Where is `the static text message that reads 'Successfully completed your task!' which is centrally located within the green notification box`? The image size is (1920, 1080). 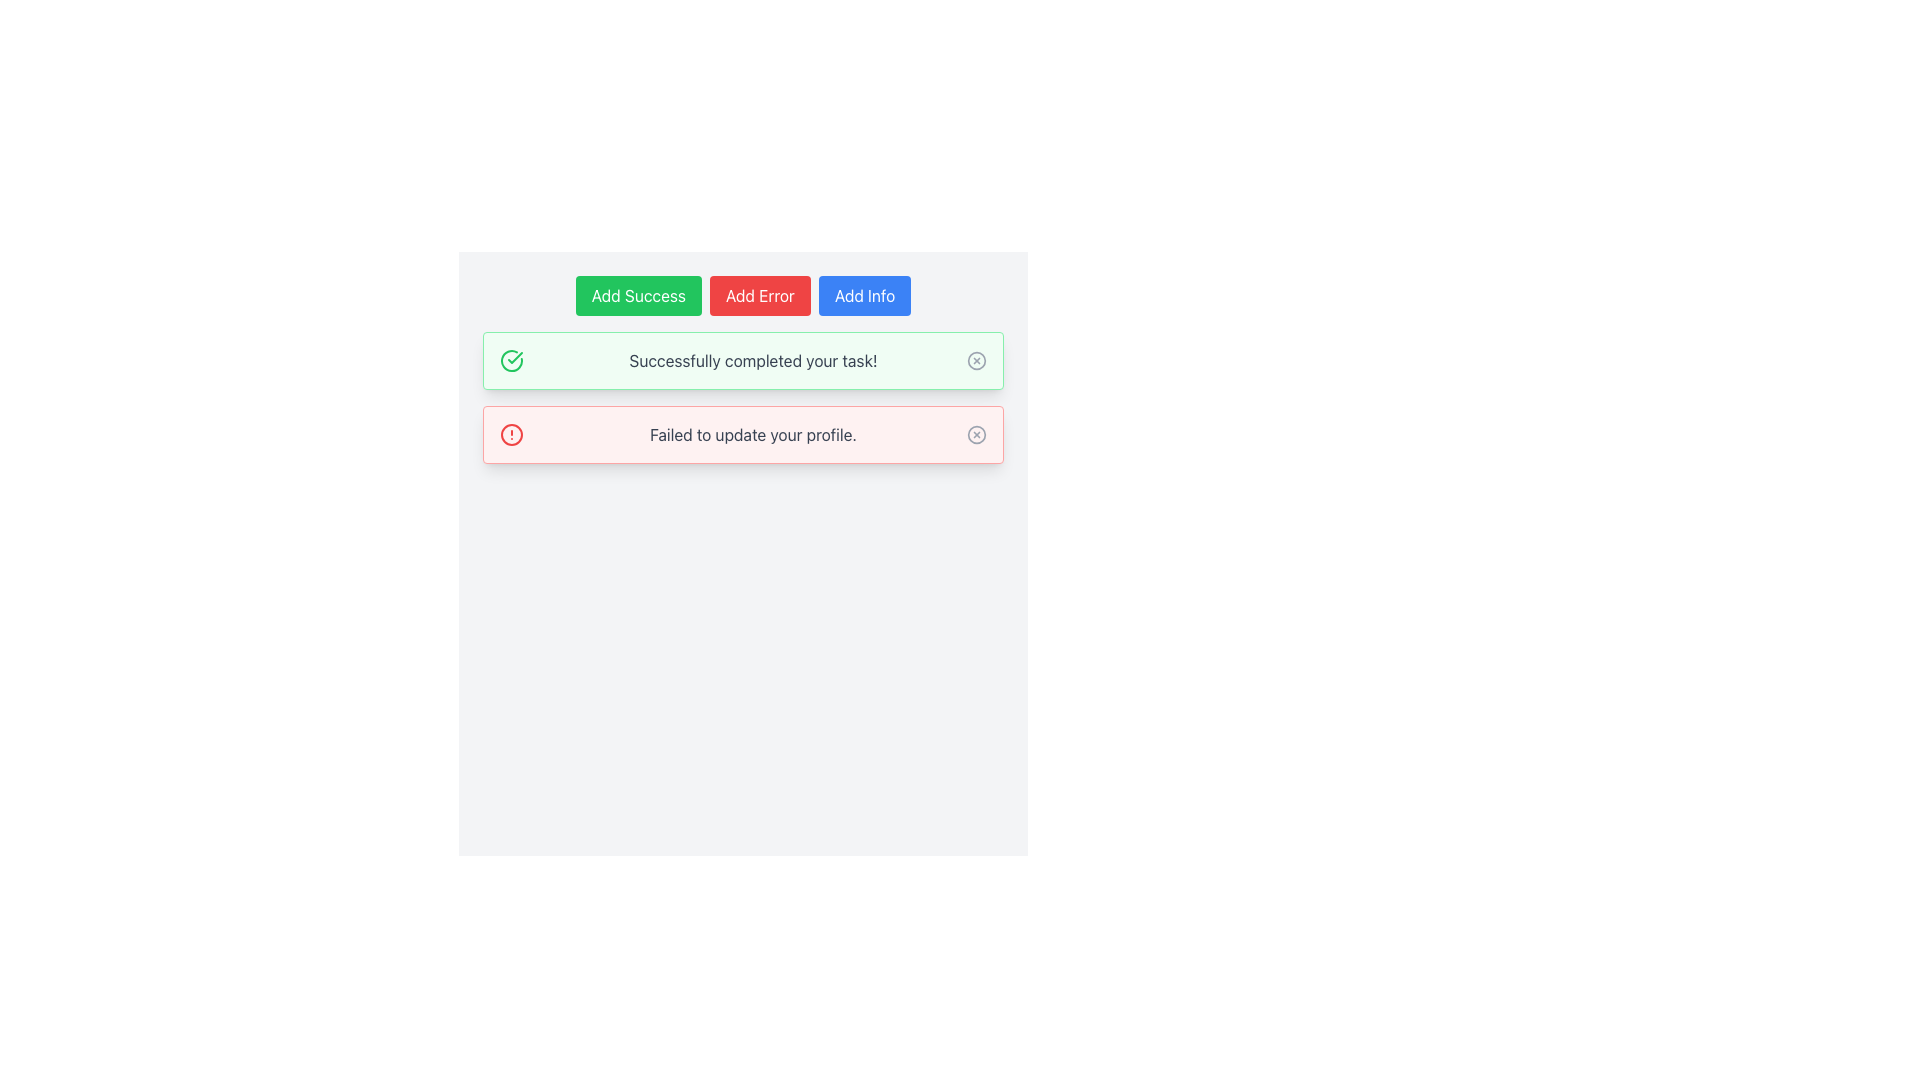 the static text message that reads 'Successfully completed your task!' which is centrally located within the green notification box is located at coordinates (752, 361).